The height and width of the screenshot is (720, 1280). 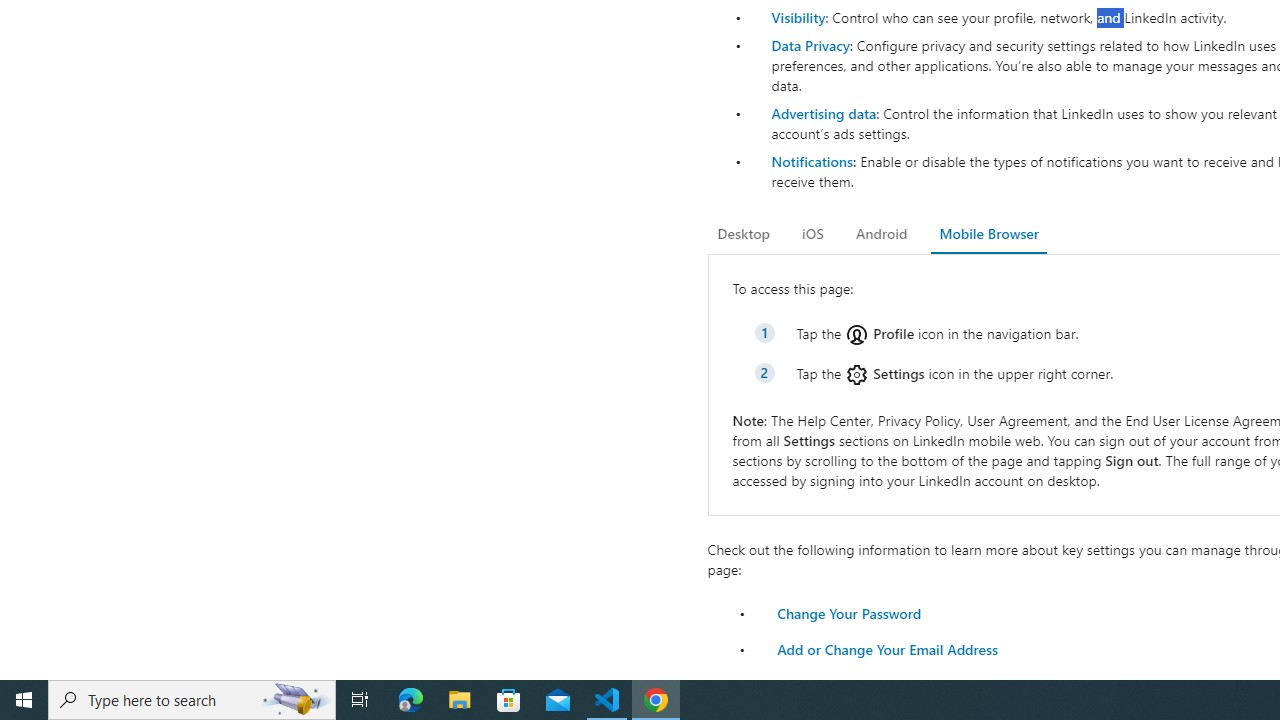 What do you see at coordinates (810, 45) in the screenshot?
I see `'Data Privacy'` at bounding box center [810, 45].